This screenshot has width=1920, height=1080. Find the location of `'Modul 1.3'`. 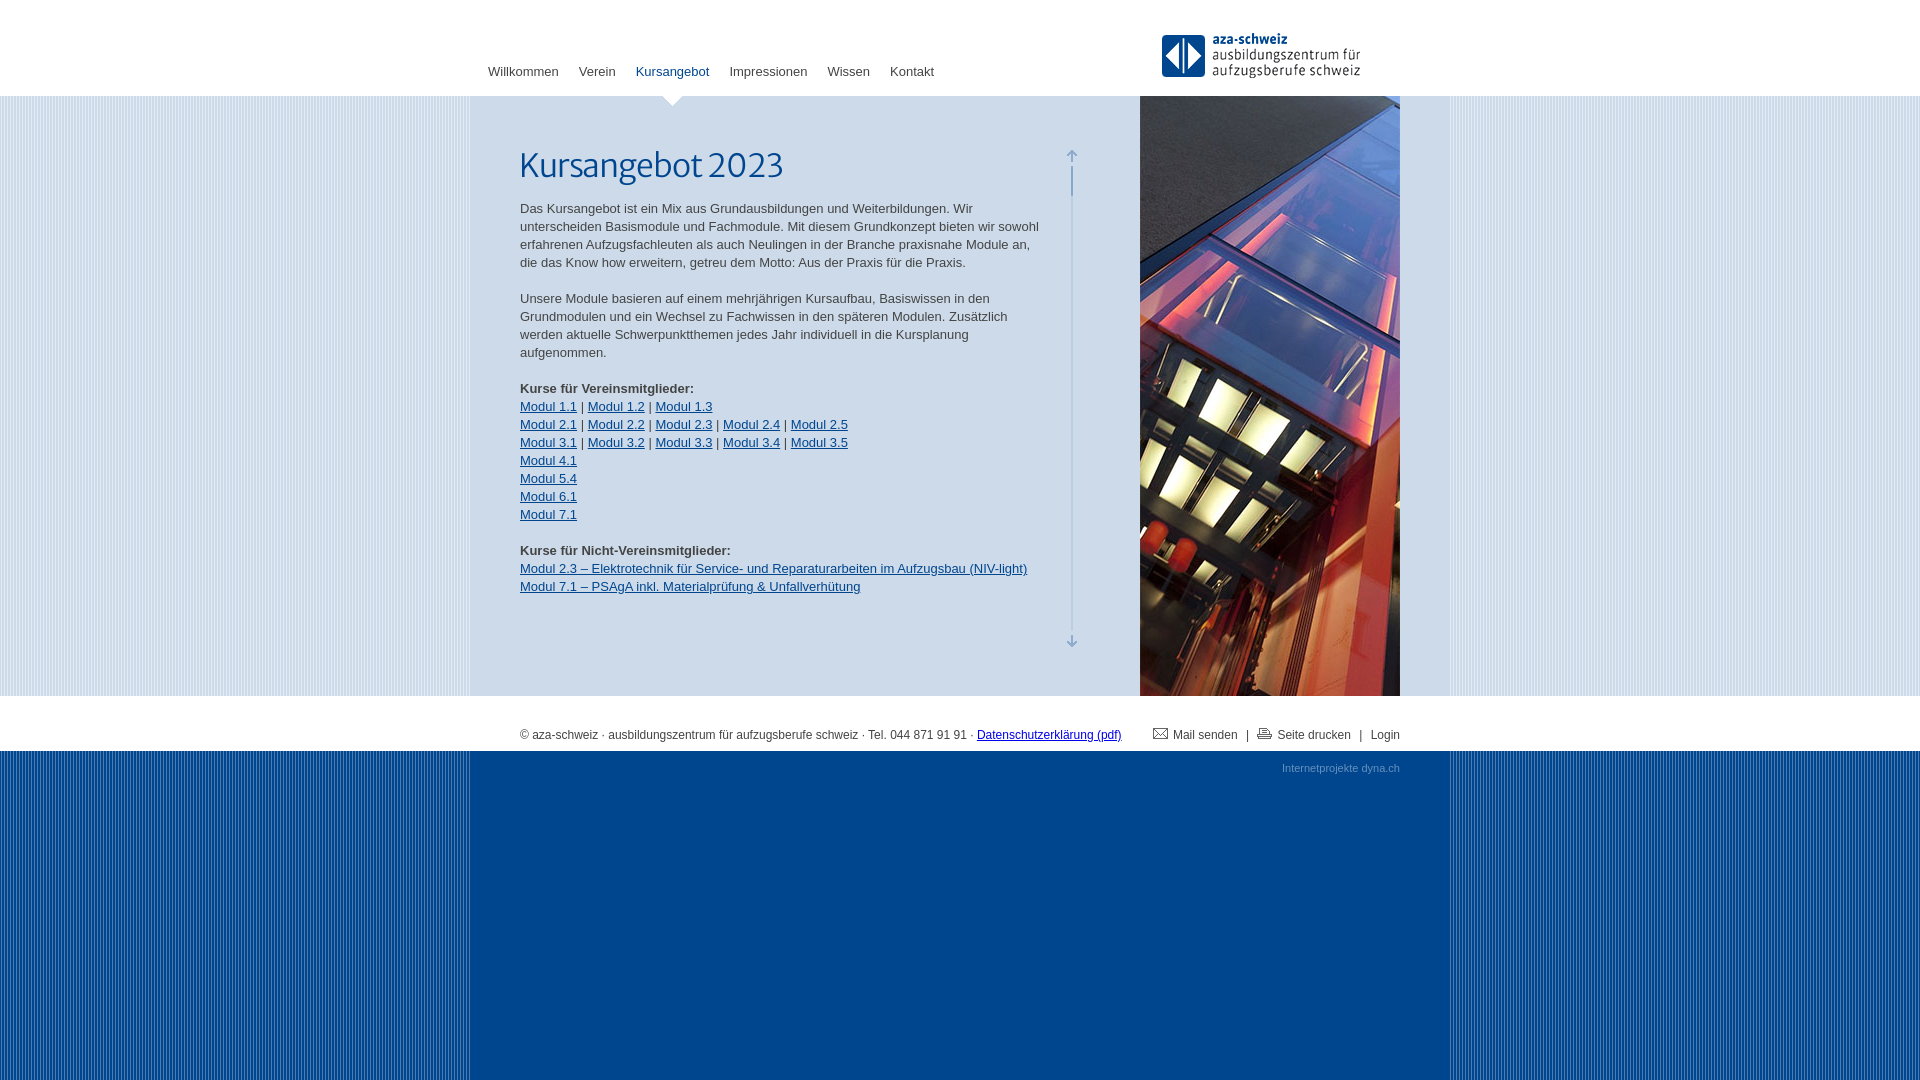

'Modul 1.3' is located at coordinates (683, 405).